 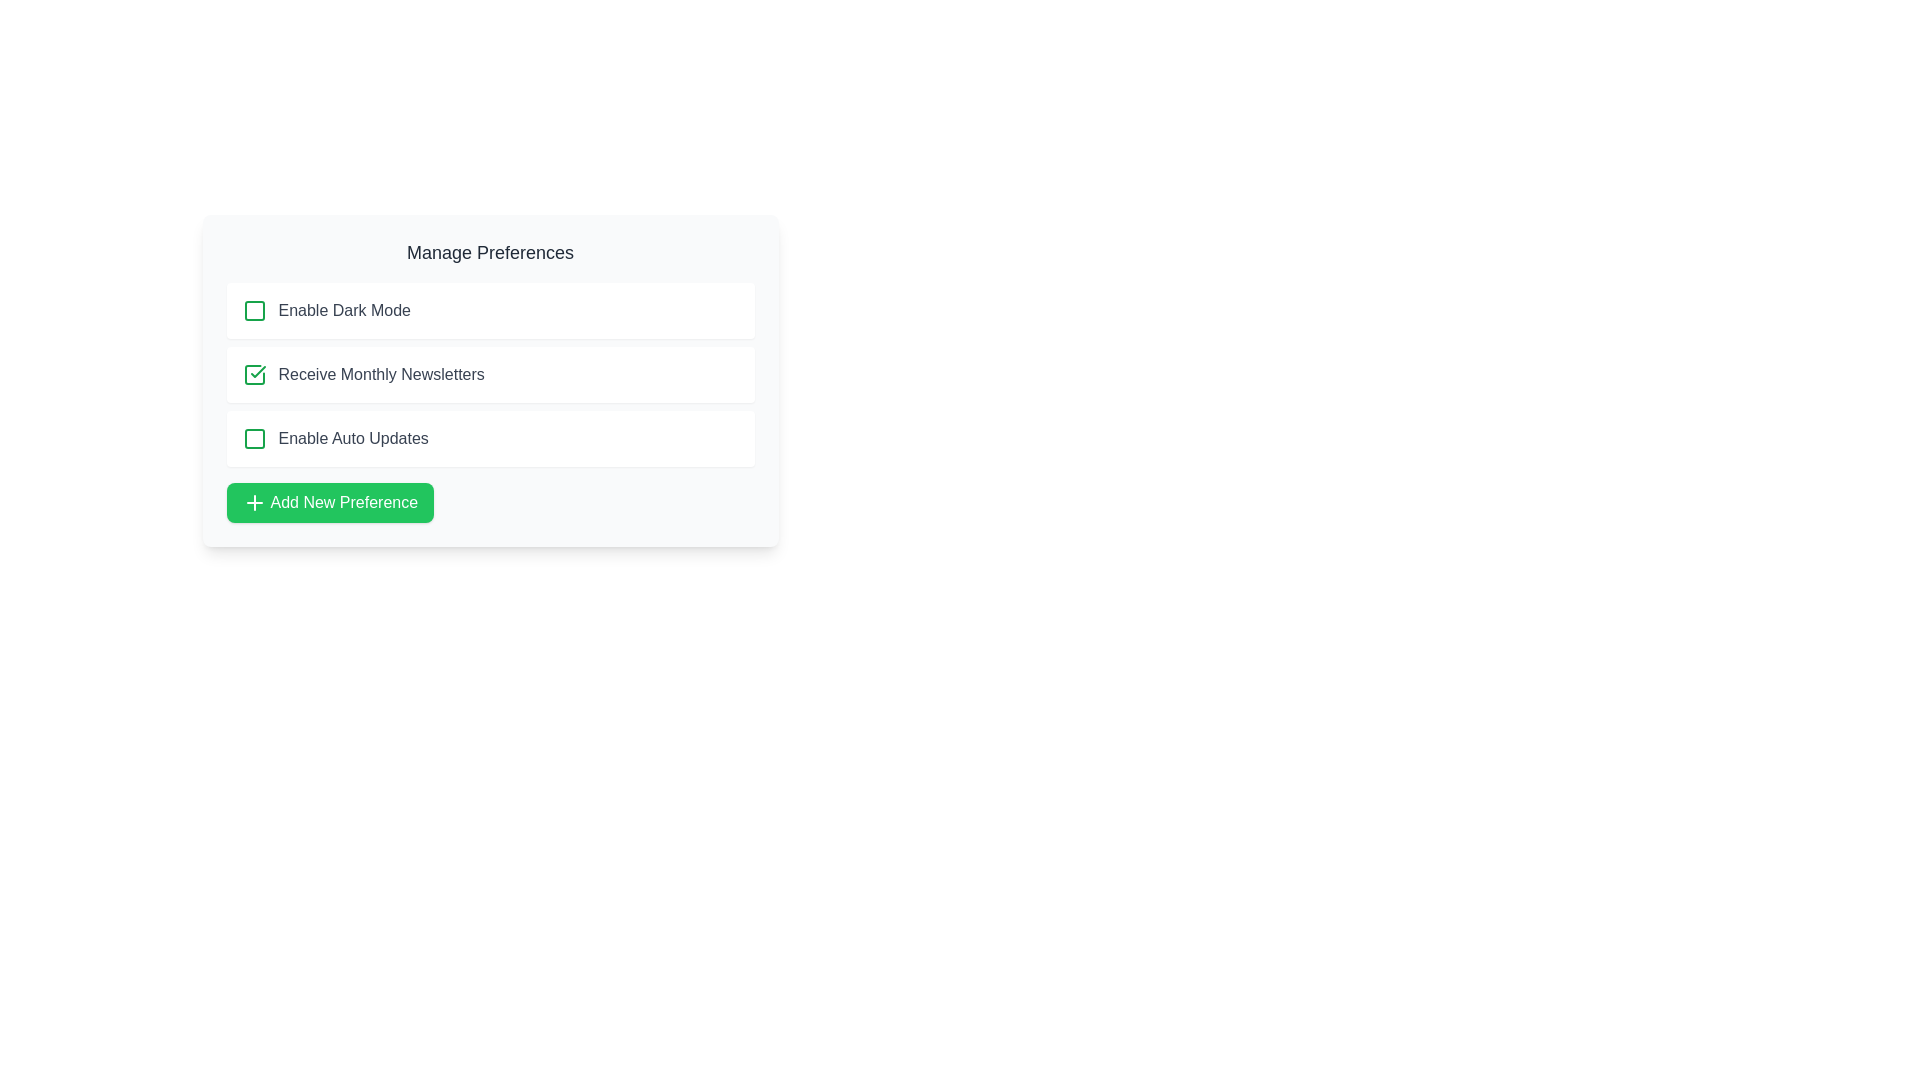 I want to click on the second checkbox option for toggling the monthly newsletter subscription preference, which is centrally aligned and follows the 'Enable Dark Mode' option, so click(x=490, y=374).